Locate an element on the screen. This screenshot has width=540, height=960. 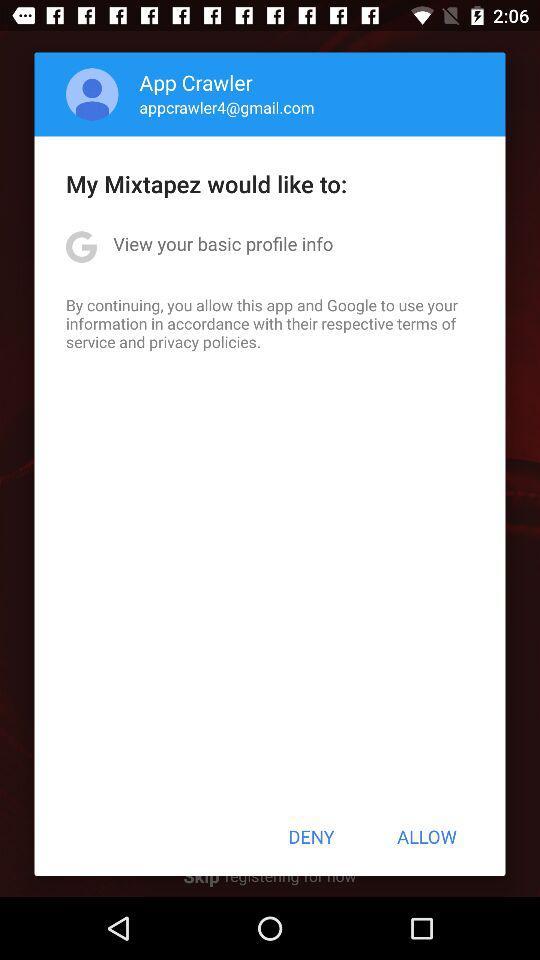
appcrawler4@gmail.com app is located at coordinates (226, 107).